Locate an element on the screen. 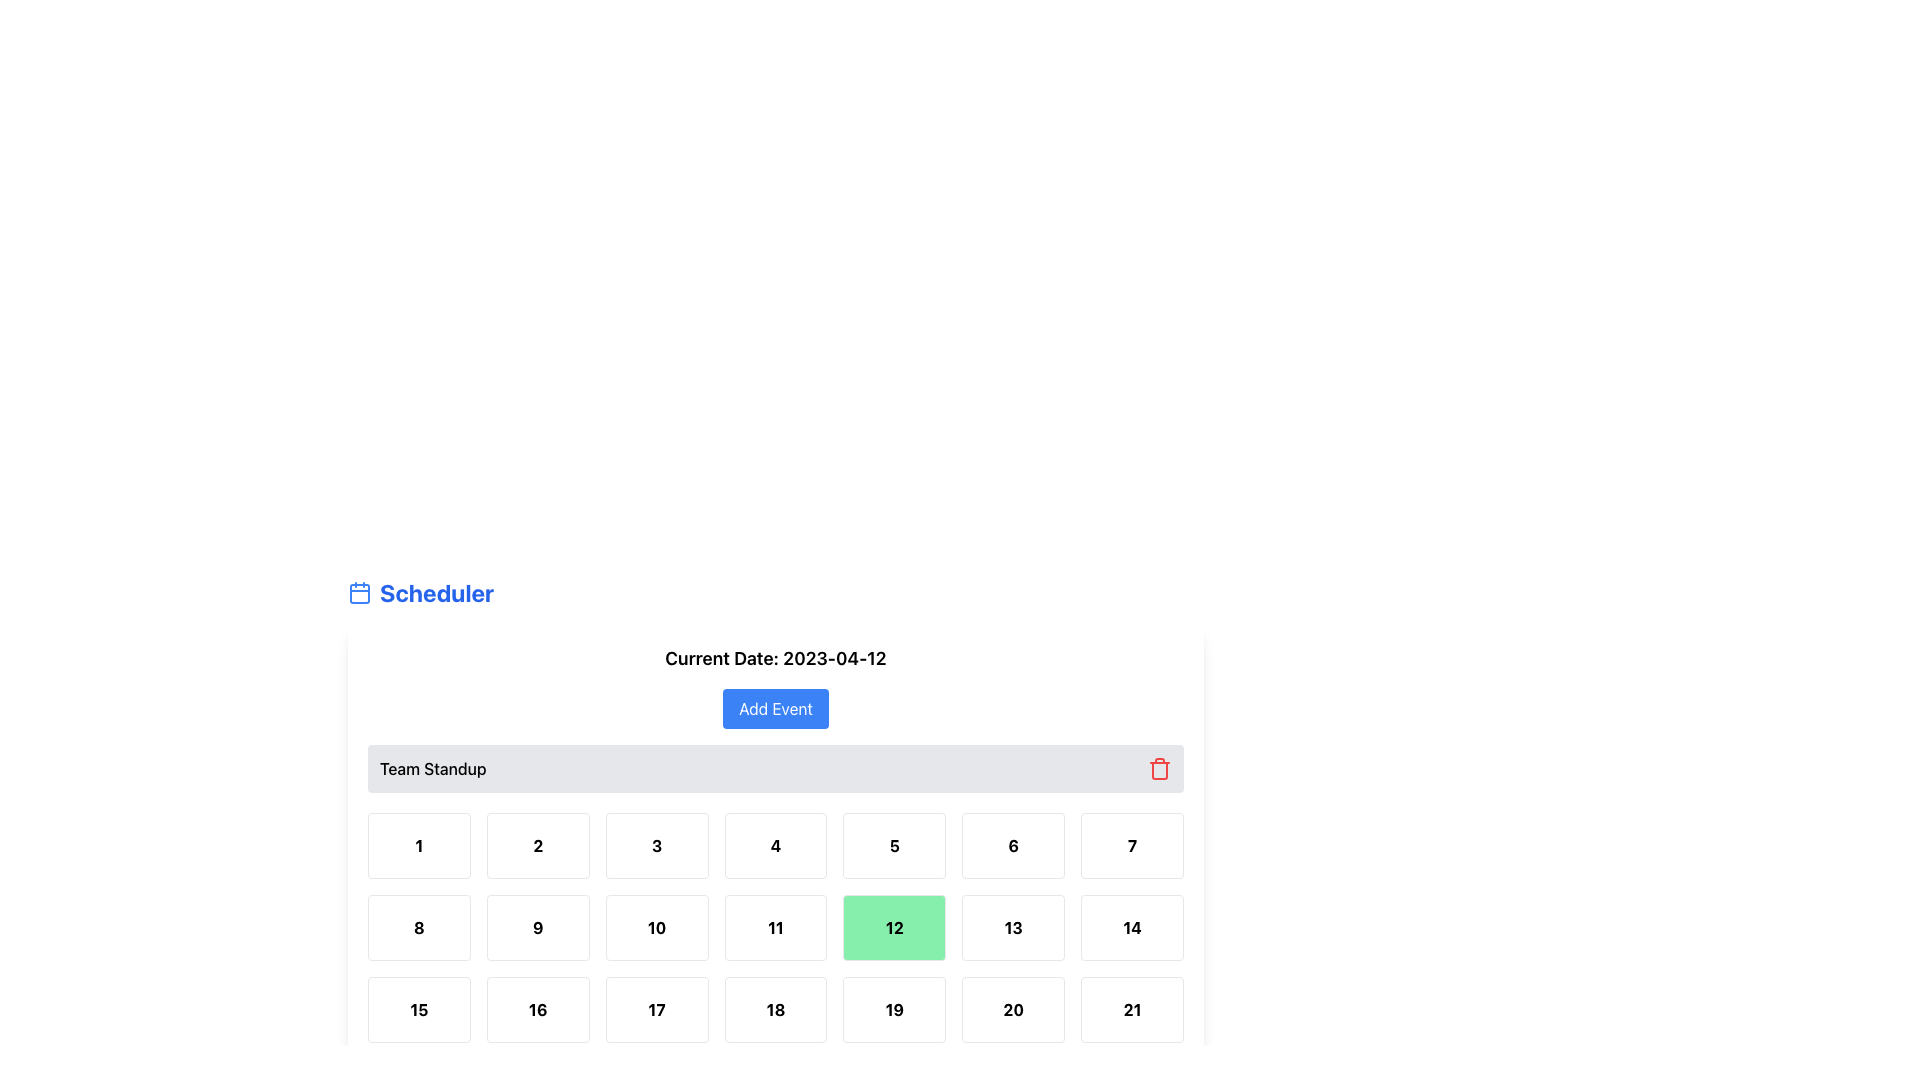 The image size is (1920, 1080). the fourth cell in the third row of the scheduler grid is located at coordinates (775, 1010).